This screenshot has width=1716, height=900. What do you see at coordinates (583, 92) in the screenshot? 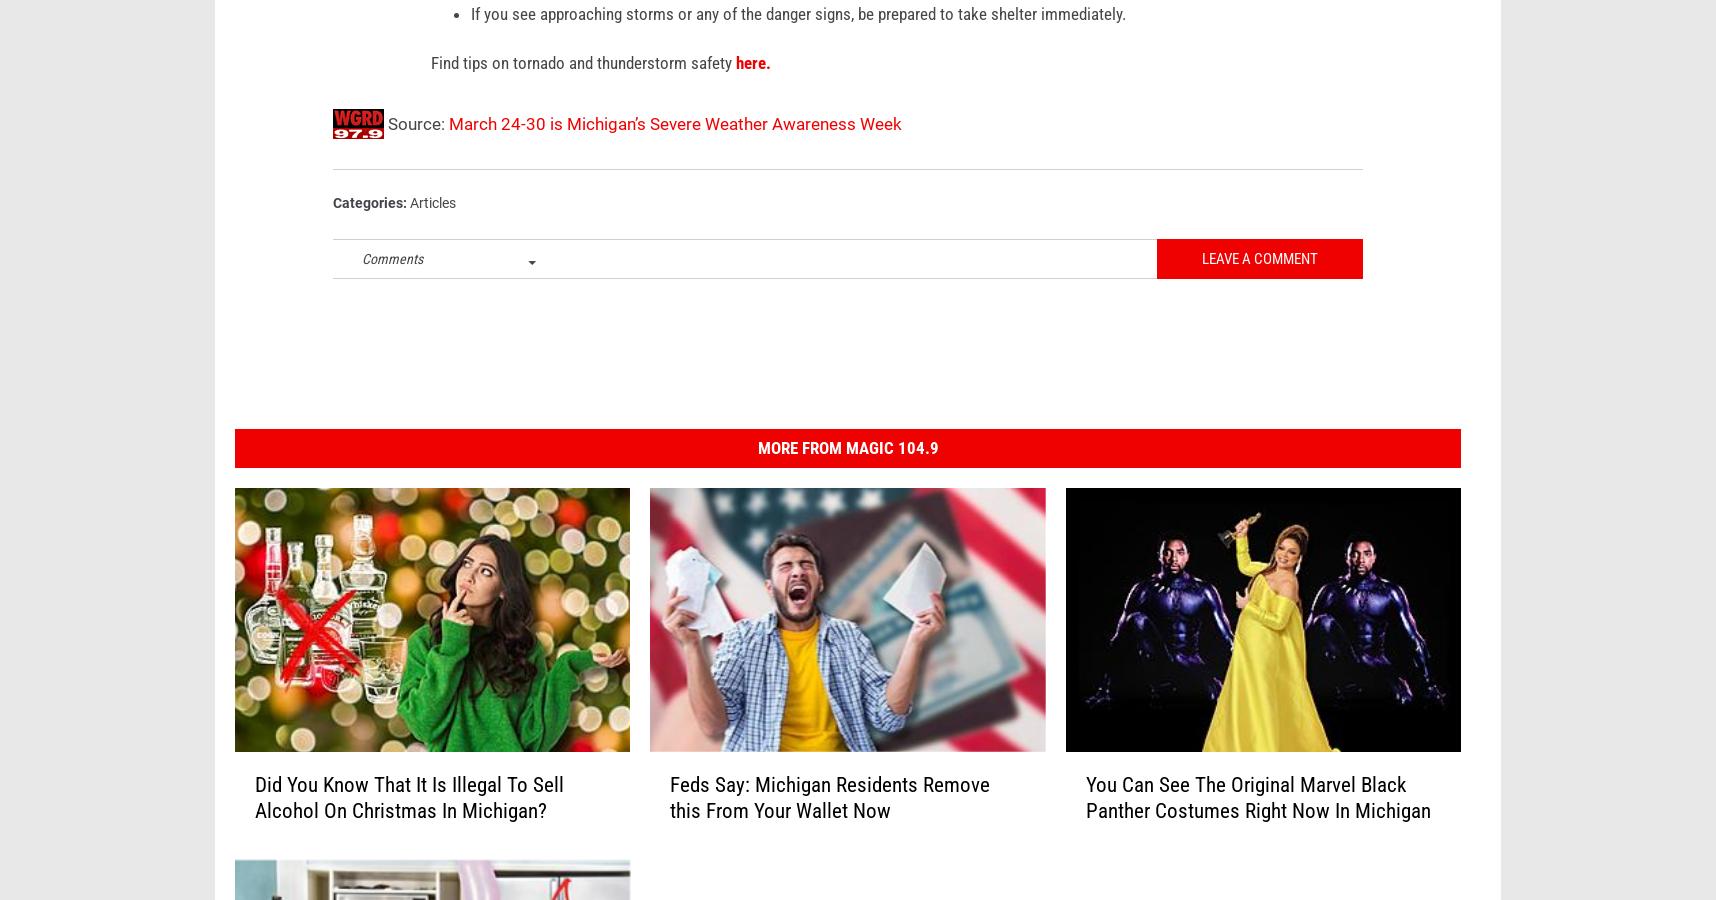
I see `'Find tips on tornado and thunderstorm safety'` at bounding box center [583, 92].